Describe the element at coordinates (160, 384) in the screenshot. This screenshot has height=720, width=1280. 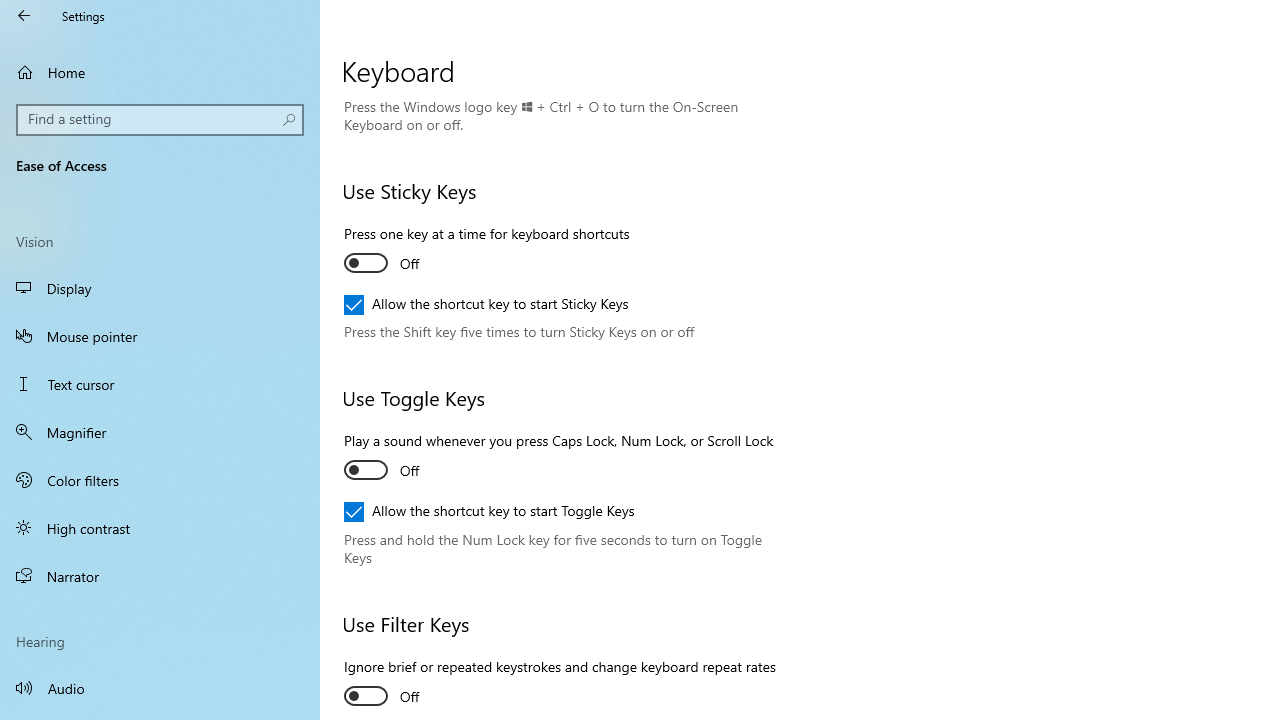
I see `'Text cursor'` at that location.